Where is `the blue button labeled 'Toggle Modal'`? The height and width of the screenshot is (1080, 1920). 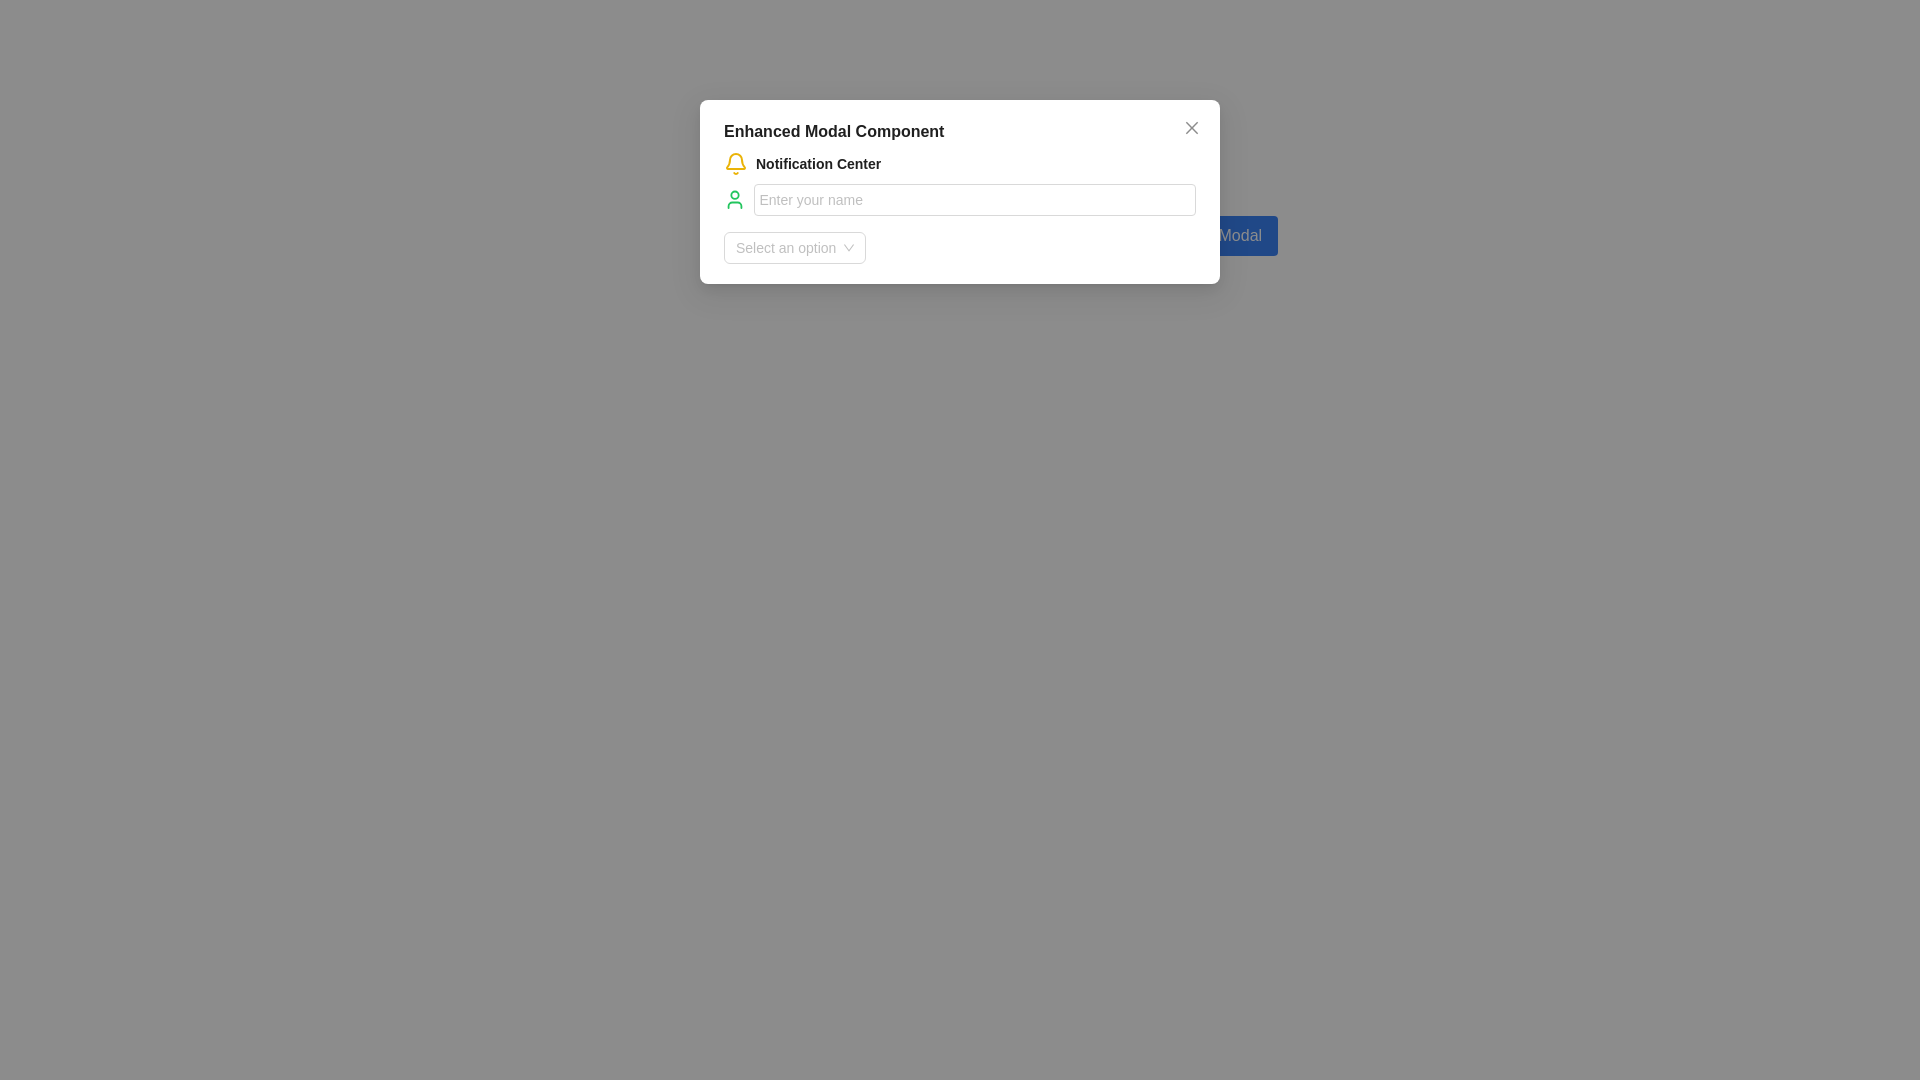 the blue button labeled 'Toggle Modal' is located at coordinates (1213, 234).